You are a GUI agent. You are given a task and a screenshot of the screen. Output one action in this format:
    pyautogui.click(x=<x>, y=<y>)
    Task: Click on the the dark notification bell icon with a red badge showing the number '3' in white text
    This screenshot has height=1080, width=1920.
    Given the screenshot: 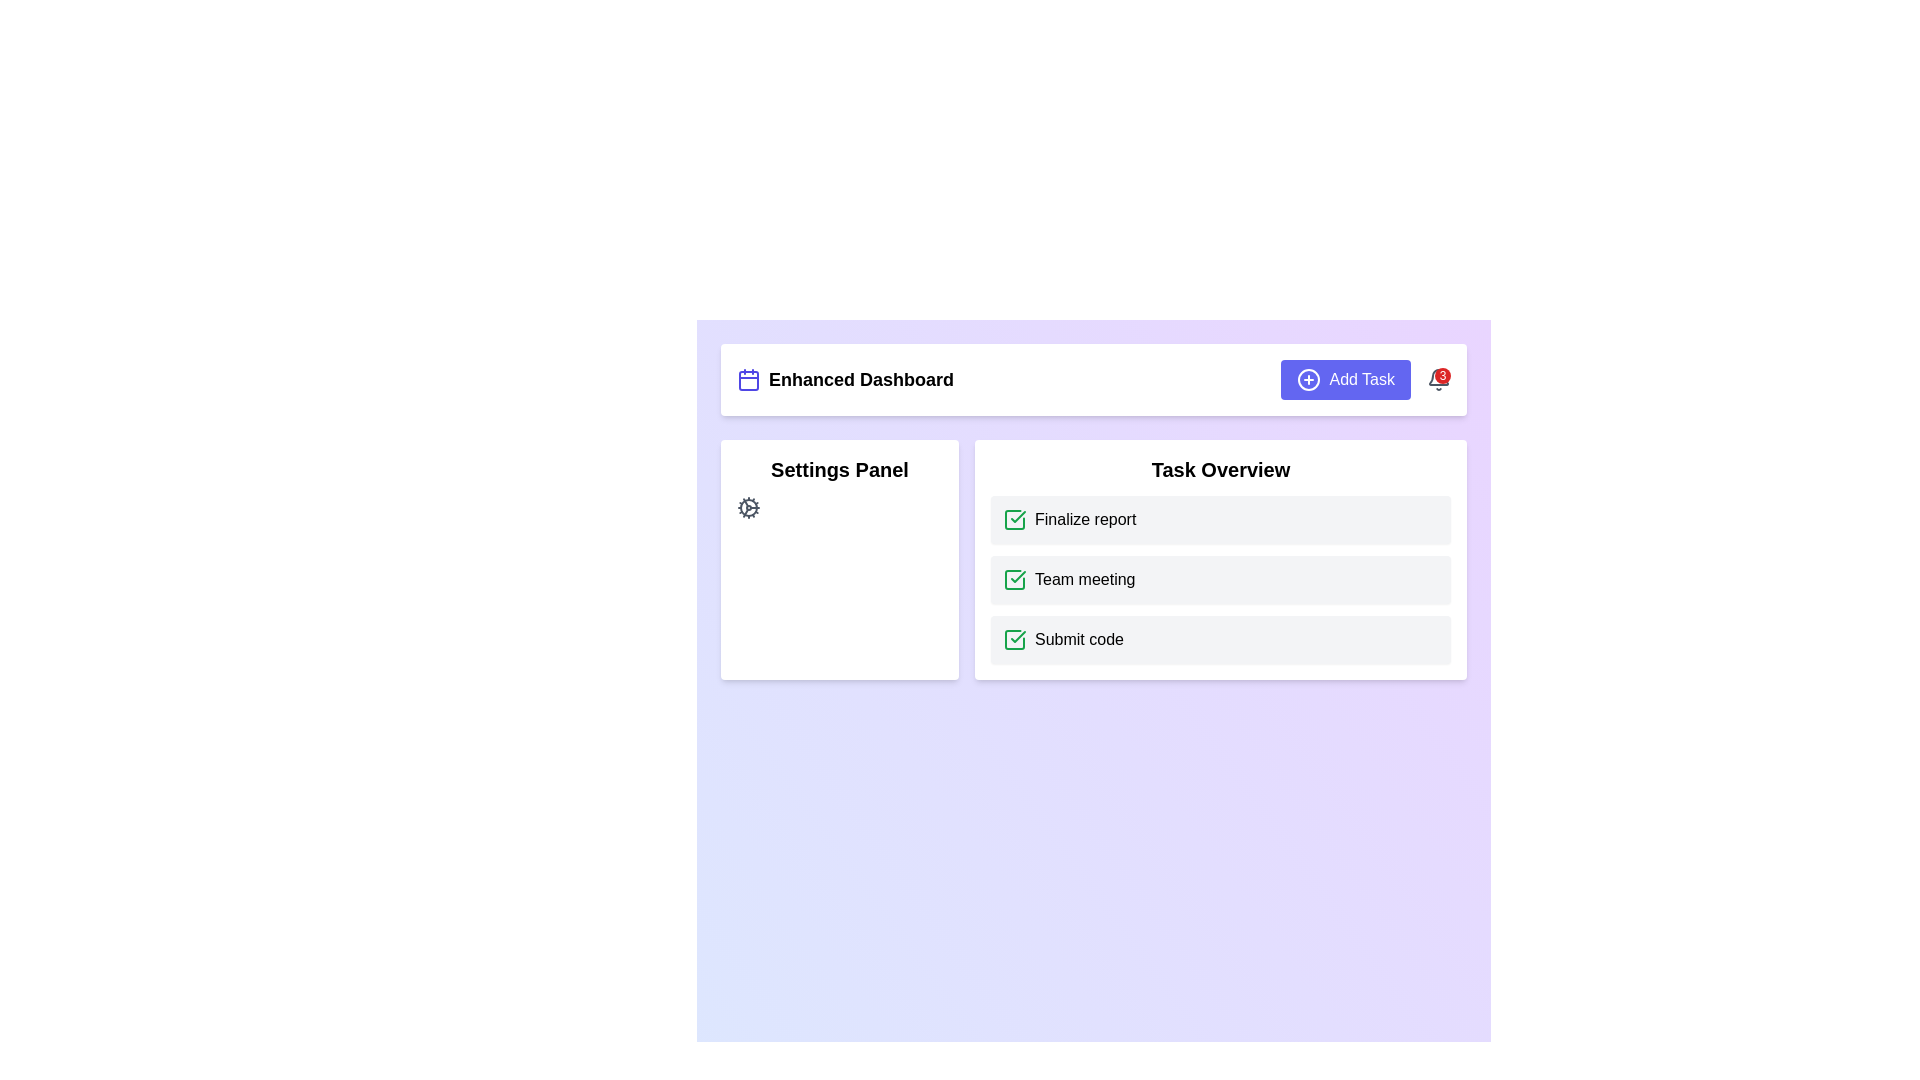 What is the action you would take?
    pyautogui.click(x=1438, y=380)
    